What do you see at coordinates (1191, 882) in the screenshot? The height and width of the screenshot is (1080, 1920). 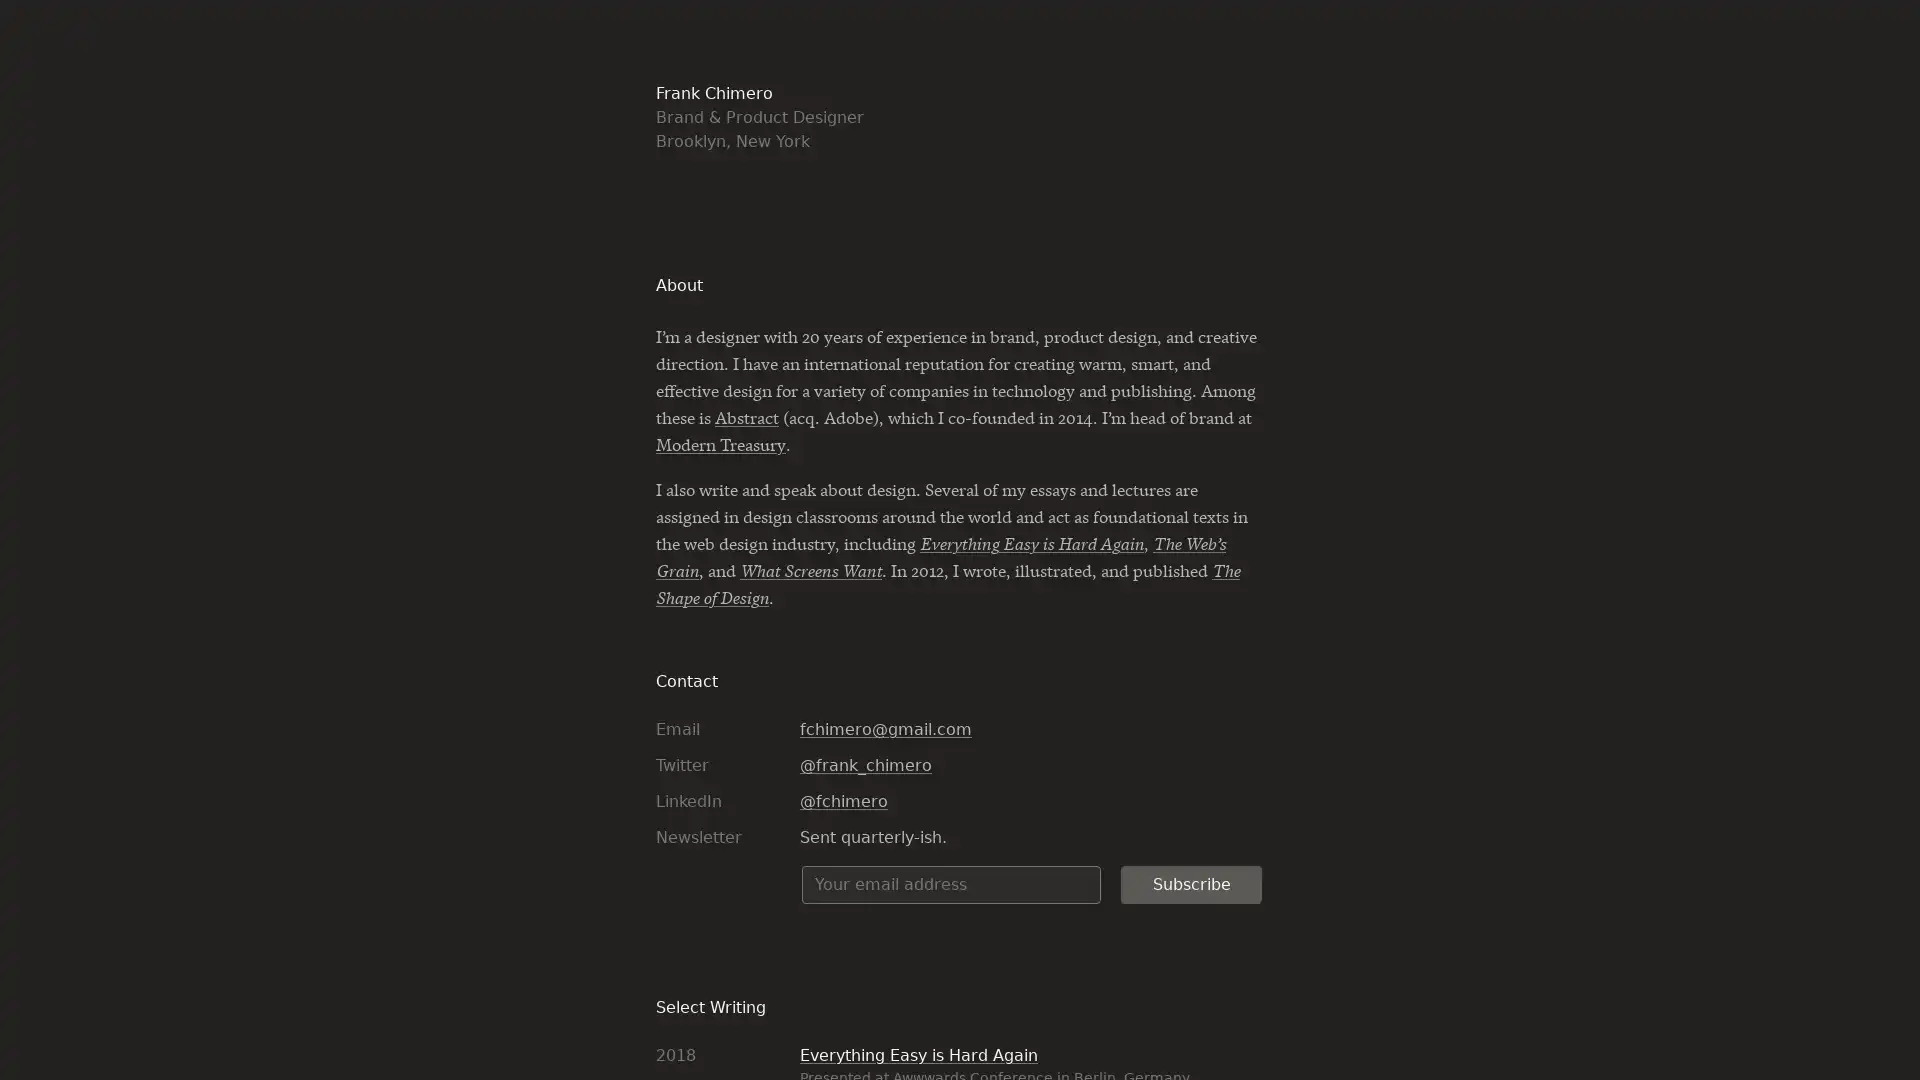 I see `Subscribe` at bounding box center [1191, 882].